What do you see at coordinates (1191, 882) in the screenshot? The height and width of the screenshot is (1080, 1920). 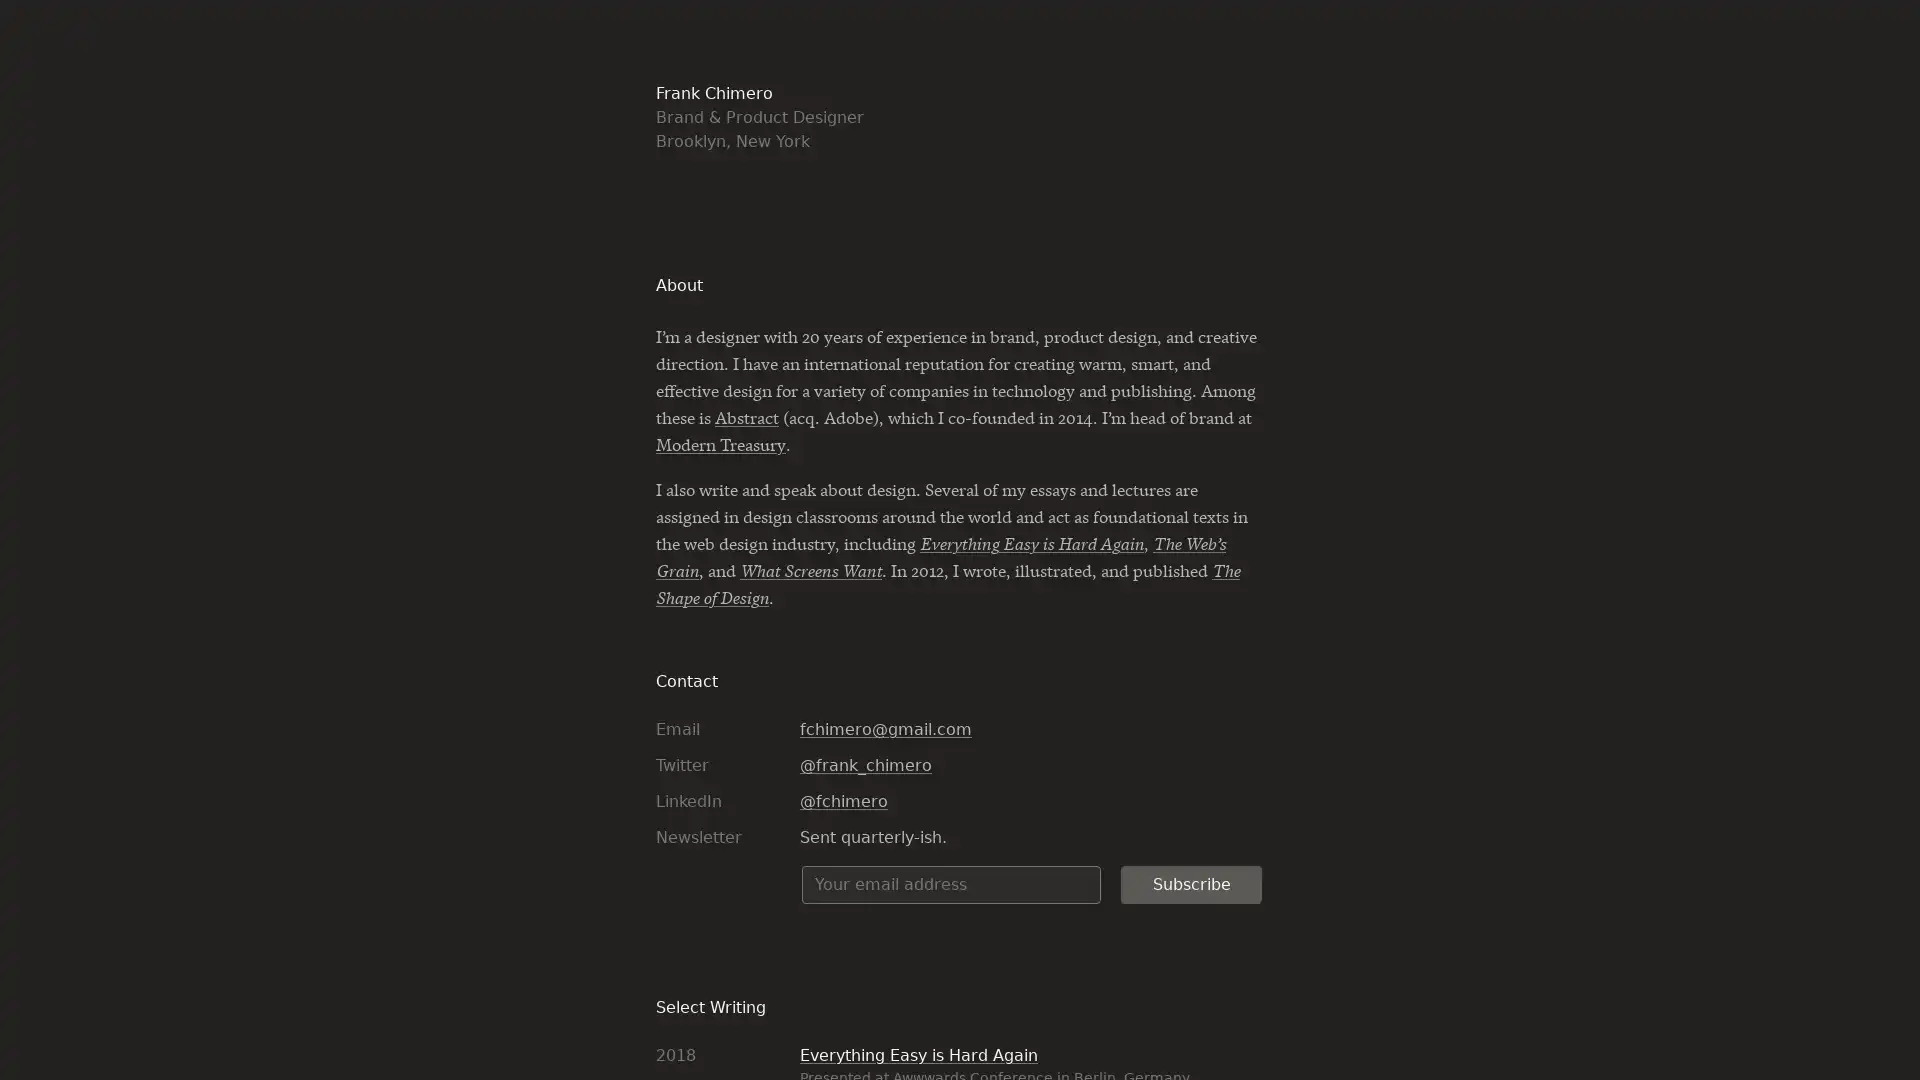 I see `Subscribe` at bounding box center [1191, 882].